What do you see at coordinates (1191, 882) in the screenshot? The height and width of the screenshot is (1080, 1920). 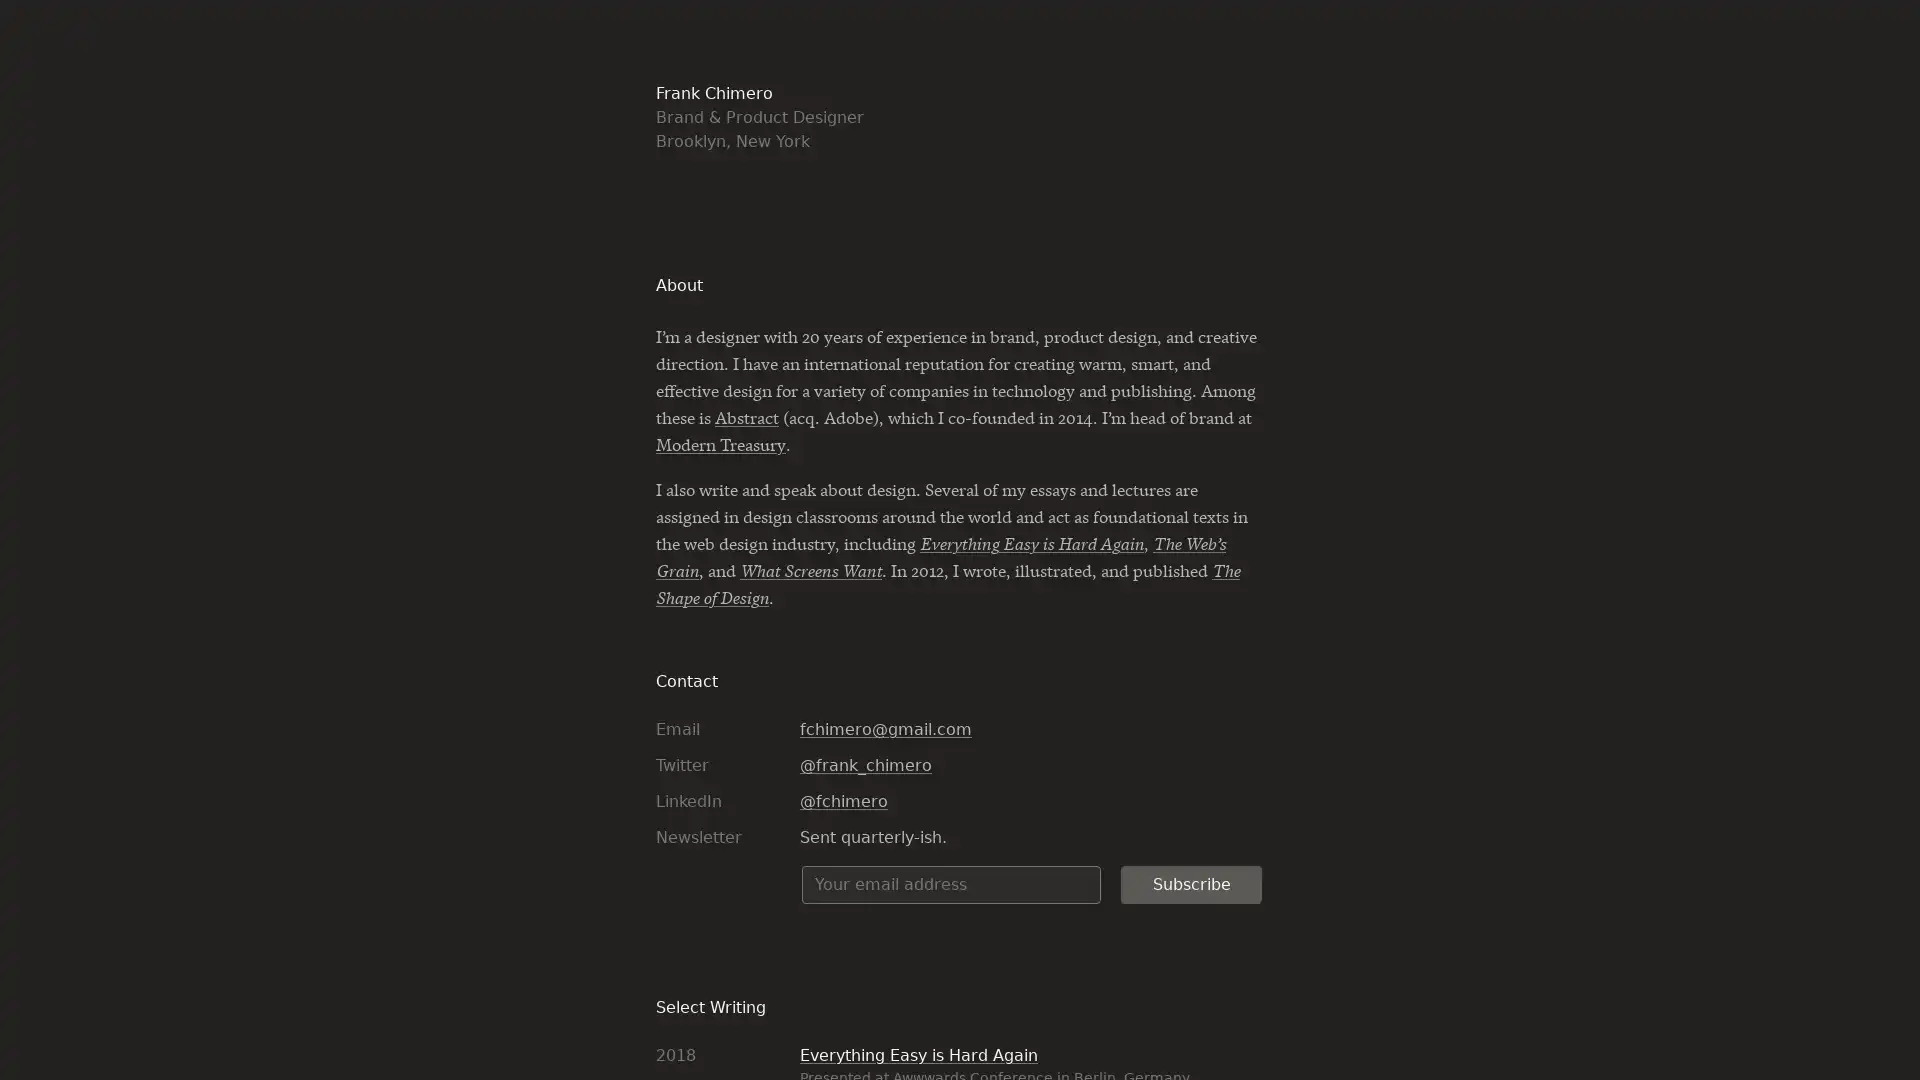 I see `Subscribe` at bounding box center [1191, 882].